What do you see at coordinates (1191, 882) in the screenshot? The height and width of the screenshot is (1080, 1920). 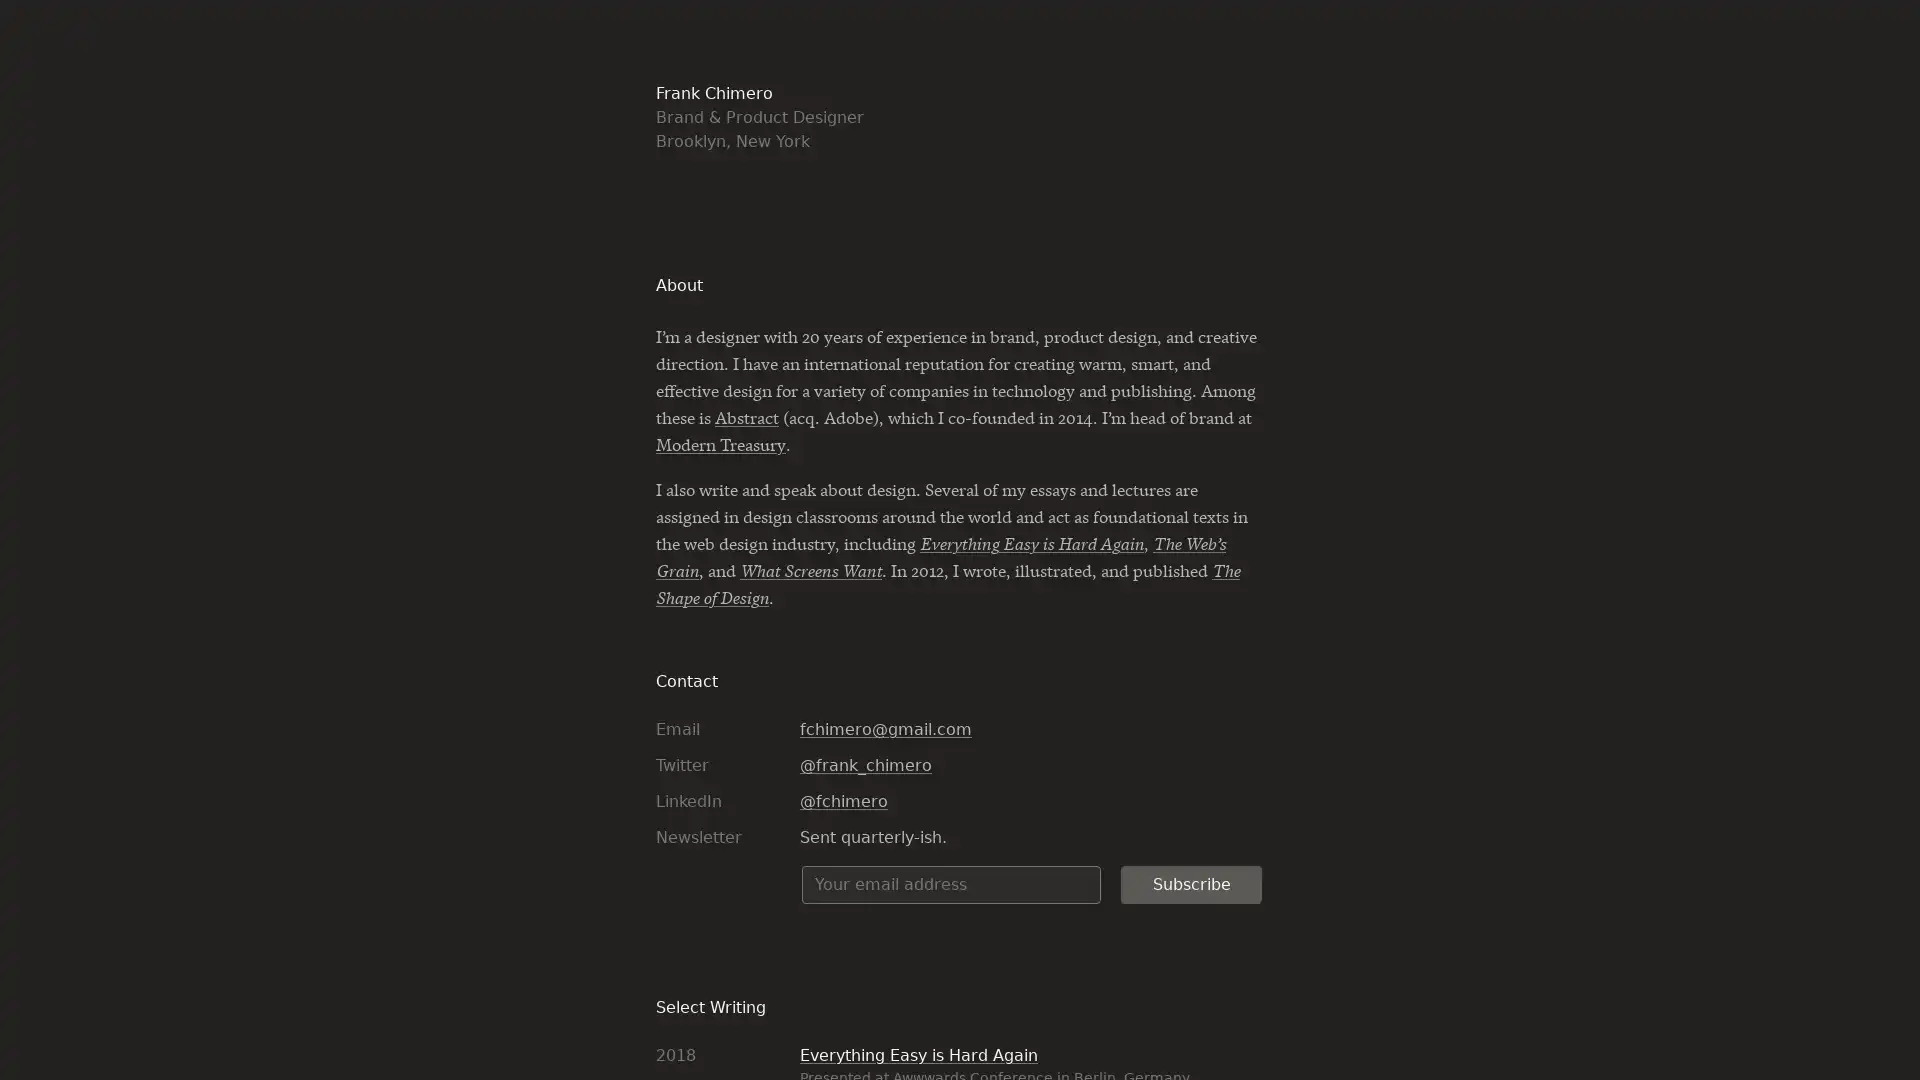 I see `Subscribe` at bounding box center [1191, 882].